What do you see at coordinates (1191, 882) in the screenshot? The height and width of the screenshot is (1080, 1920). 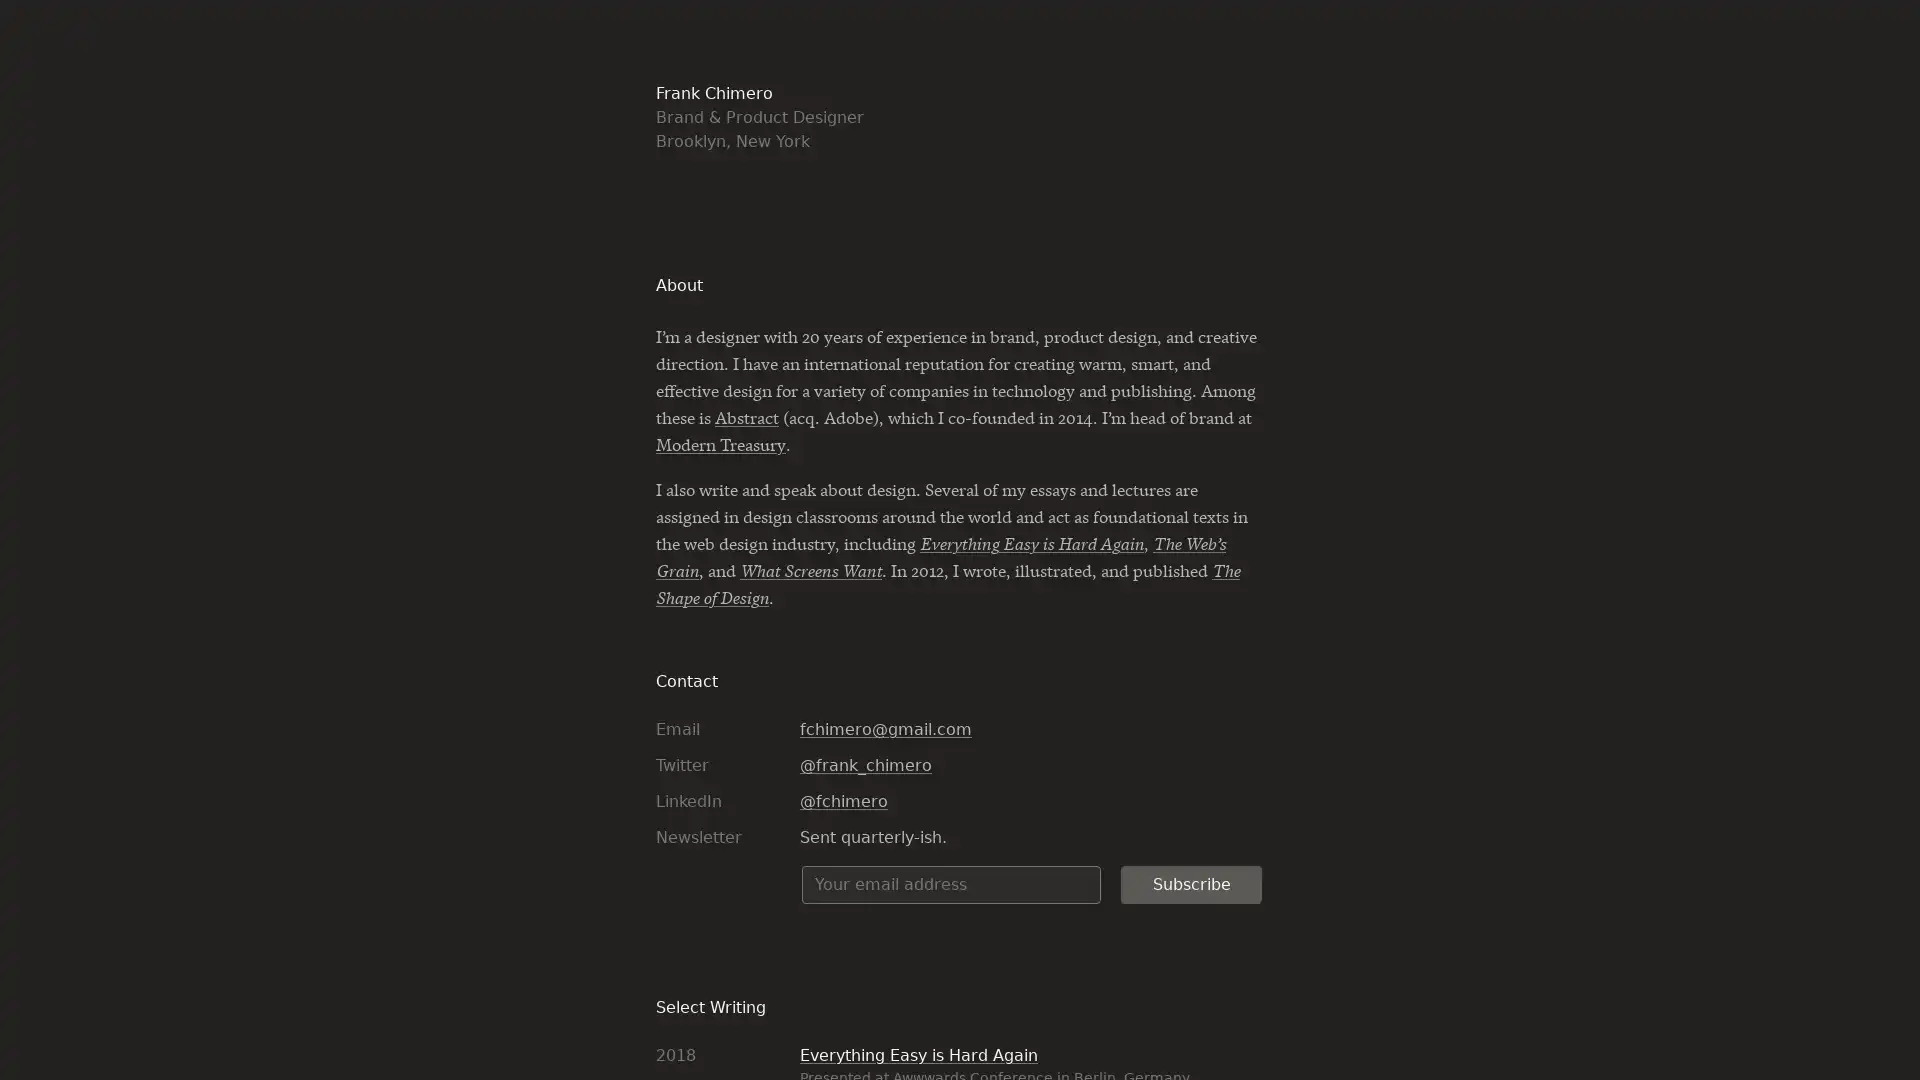 I see `Subscribe` at bounding box center [1191, 882].